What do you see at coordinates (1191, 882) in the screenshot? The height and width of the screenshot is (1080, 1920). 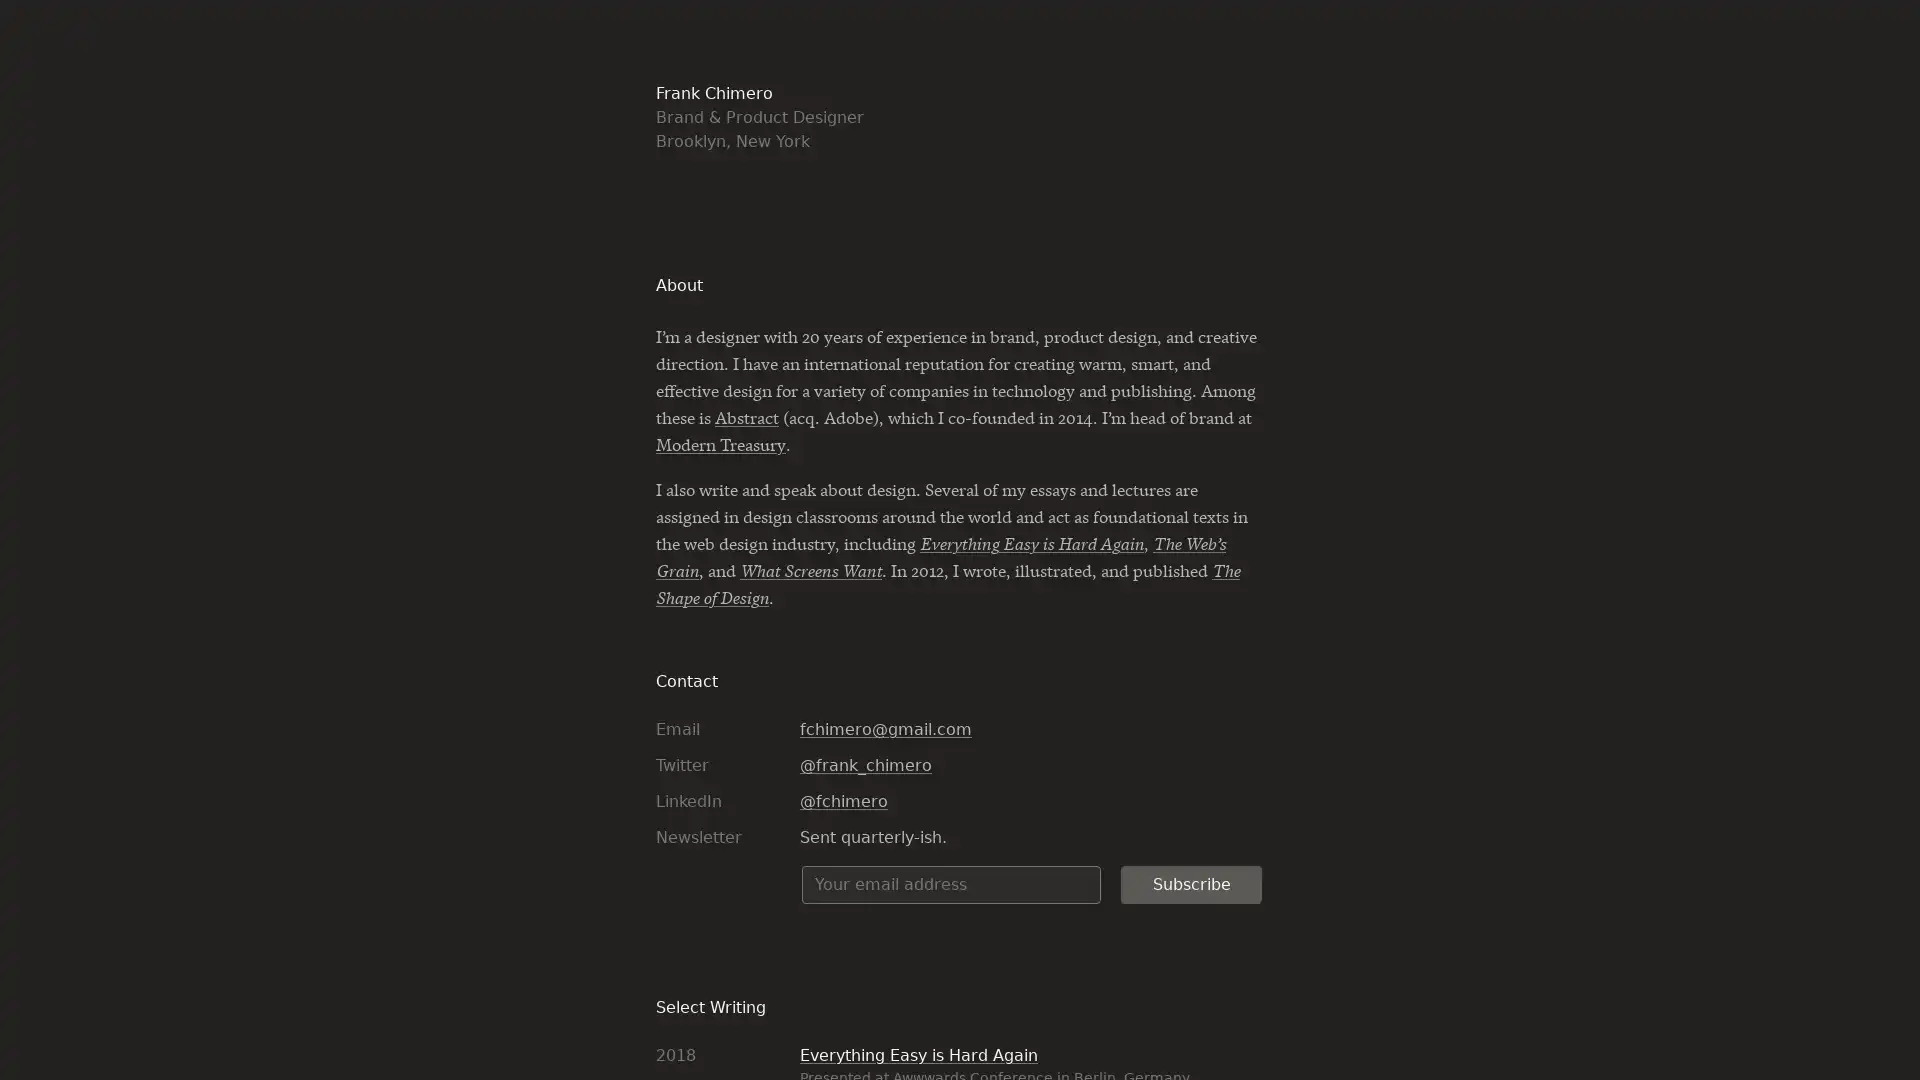 I see `Subscribe` at bounding box center [1191, 882].